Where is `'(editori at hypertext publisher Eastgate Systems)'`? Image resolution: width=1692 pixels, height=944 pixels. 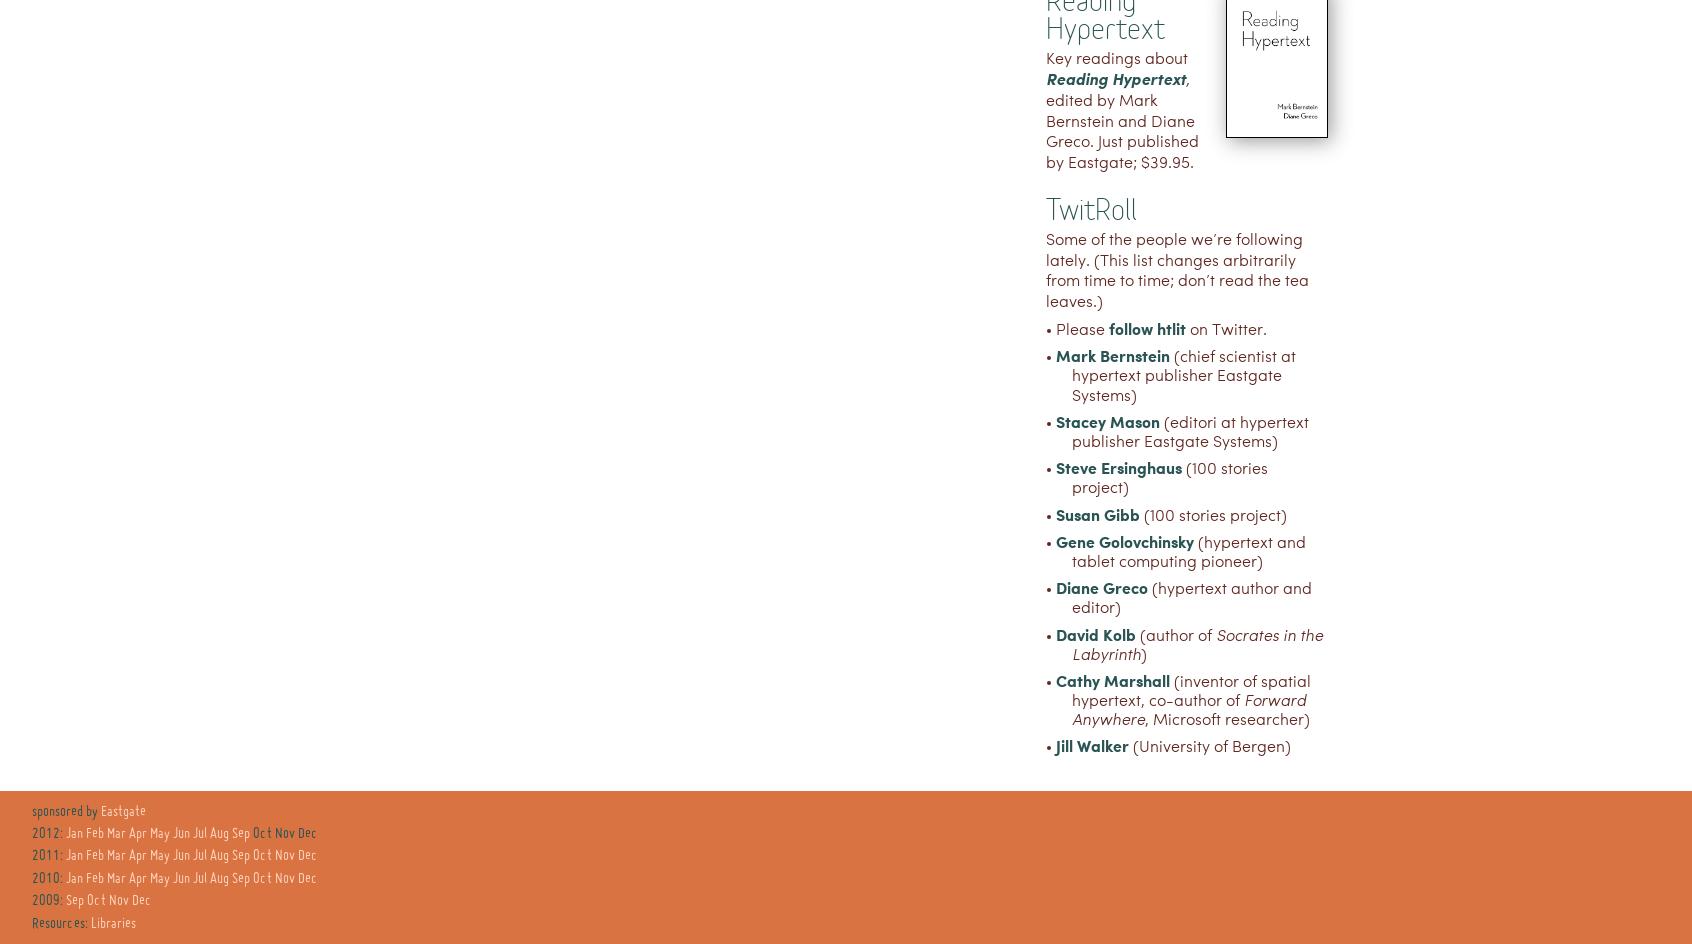
'(editori at hypertext publisher Eastgate Systems)' is located at coordinates (1072, 432).